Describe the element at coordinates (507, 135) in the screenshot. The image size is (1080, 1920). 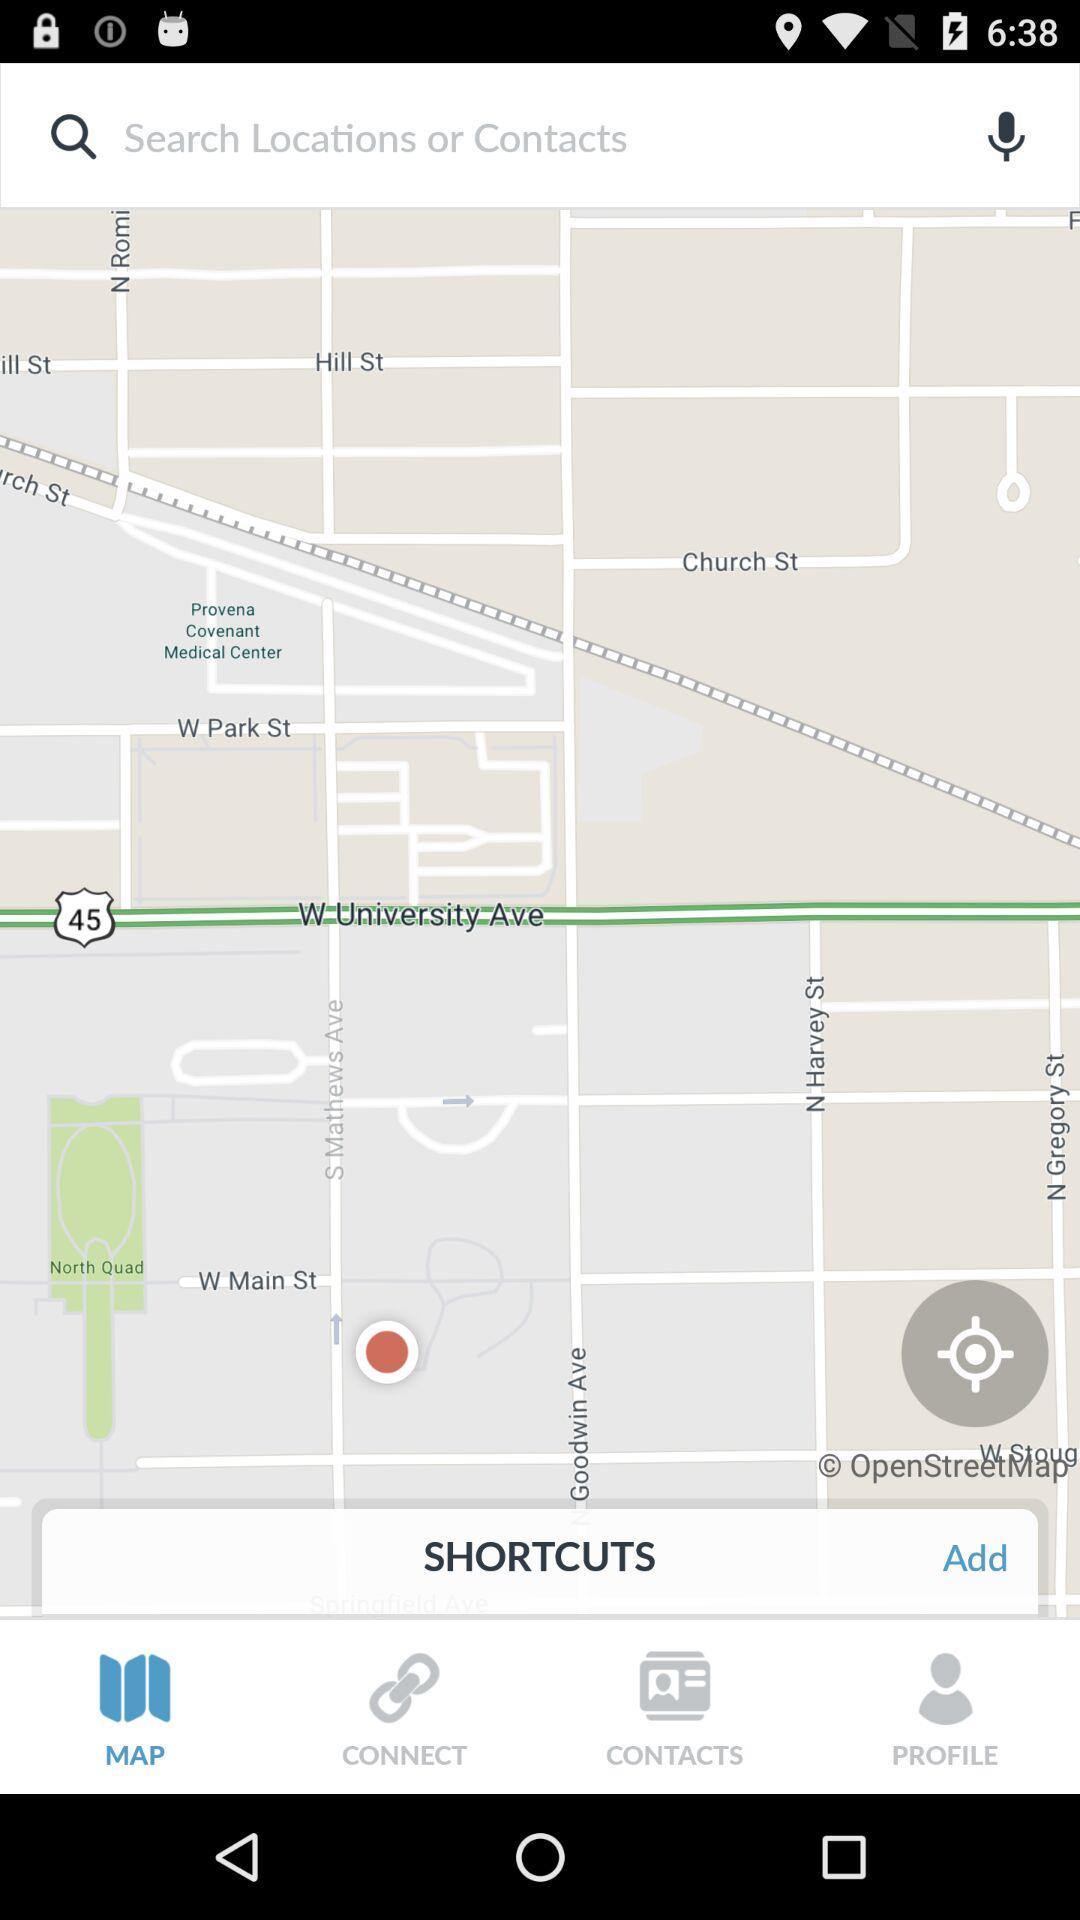
I see `input search` at that location.